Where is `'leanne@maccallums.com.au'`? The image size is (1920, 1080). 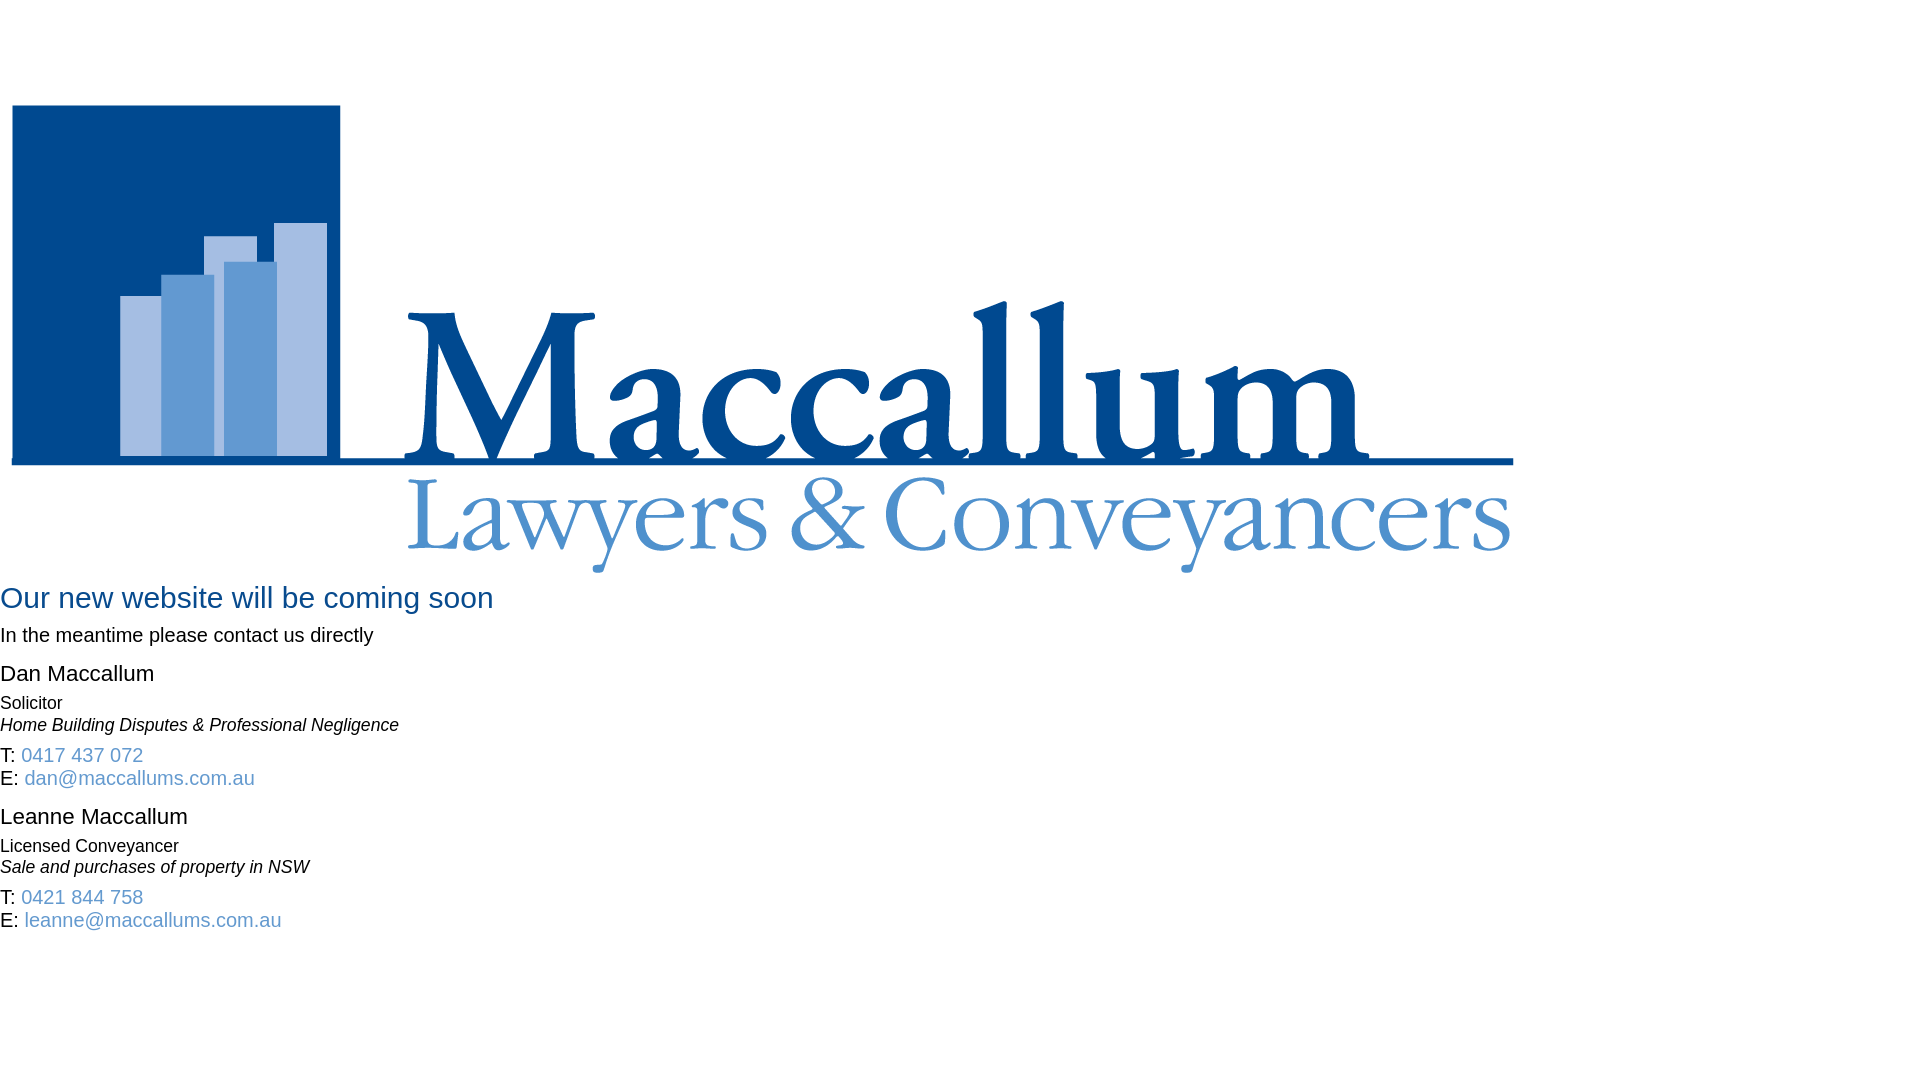
'leanne@maccallums.com.au' is located at coordinates (151, 920).